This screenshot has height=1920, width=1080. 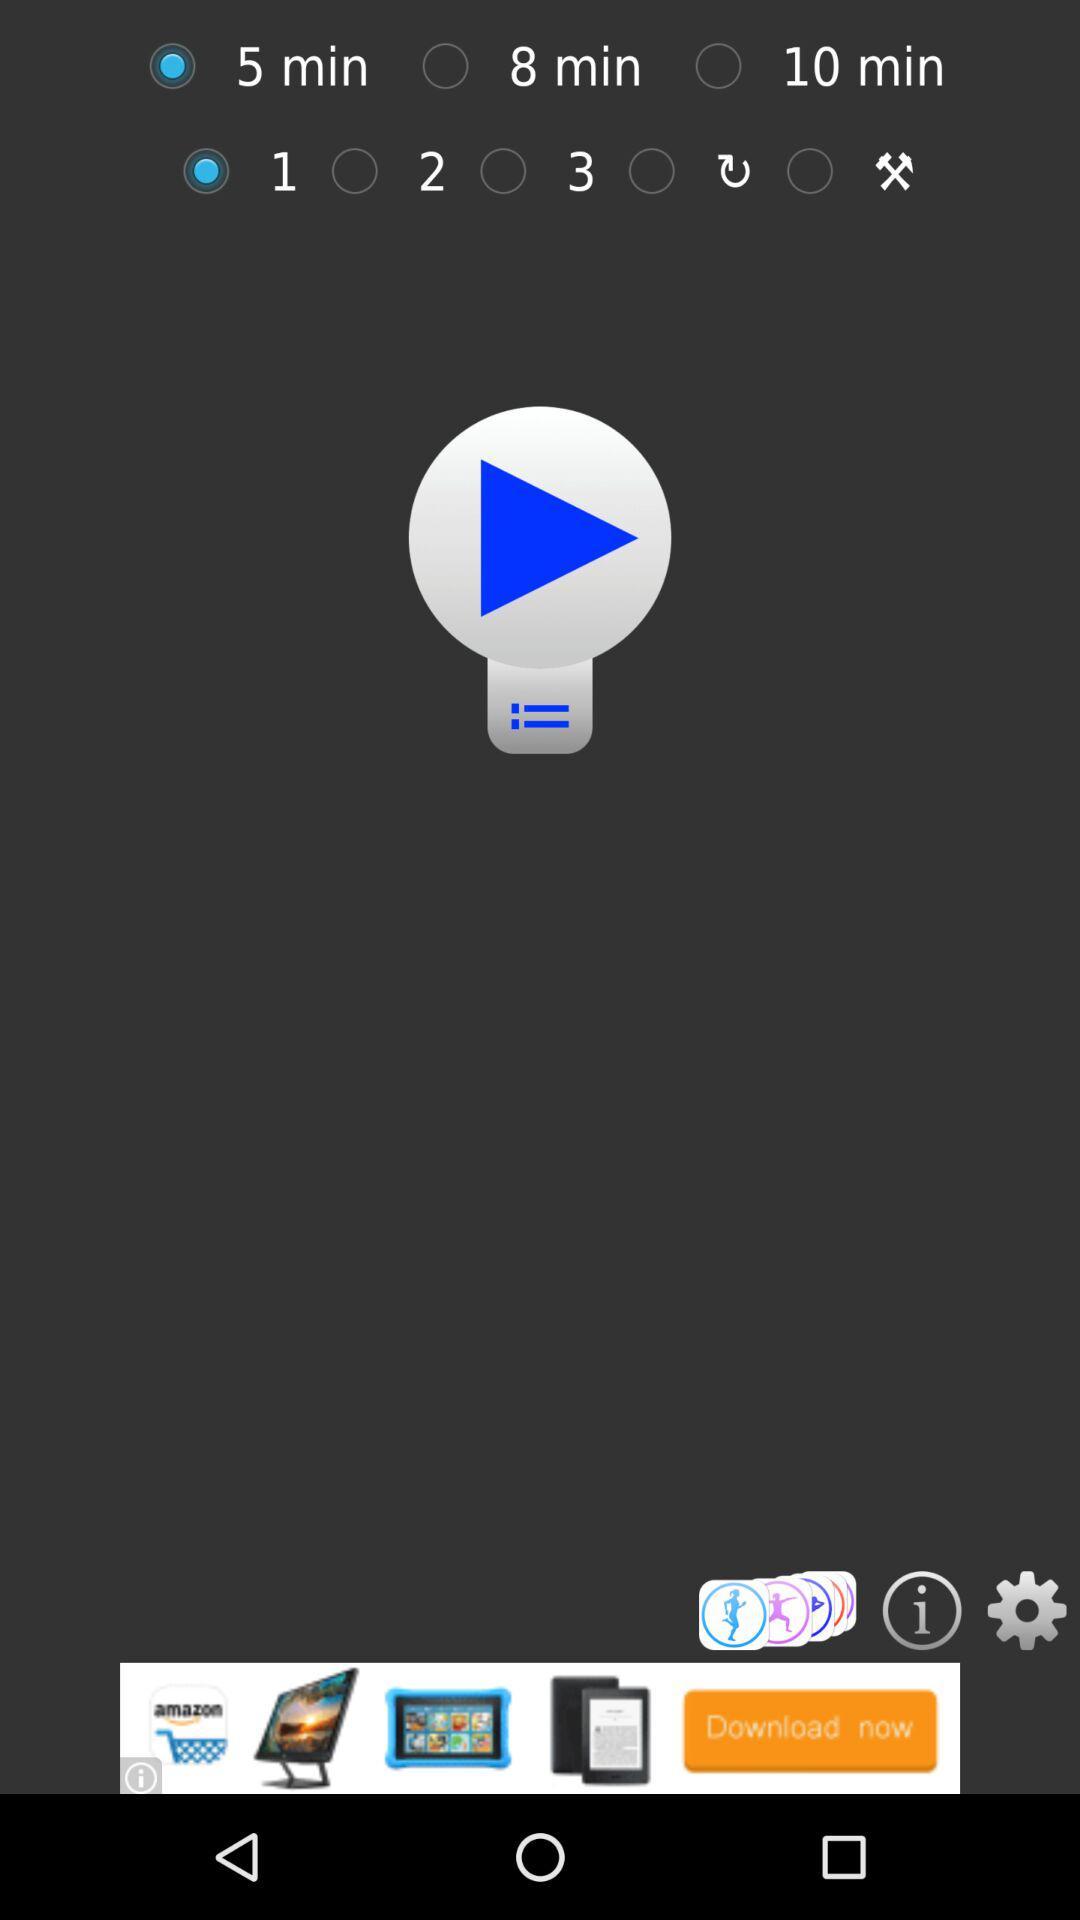 I want to click on choose your settings, so click(x=1027, y=1610).